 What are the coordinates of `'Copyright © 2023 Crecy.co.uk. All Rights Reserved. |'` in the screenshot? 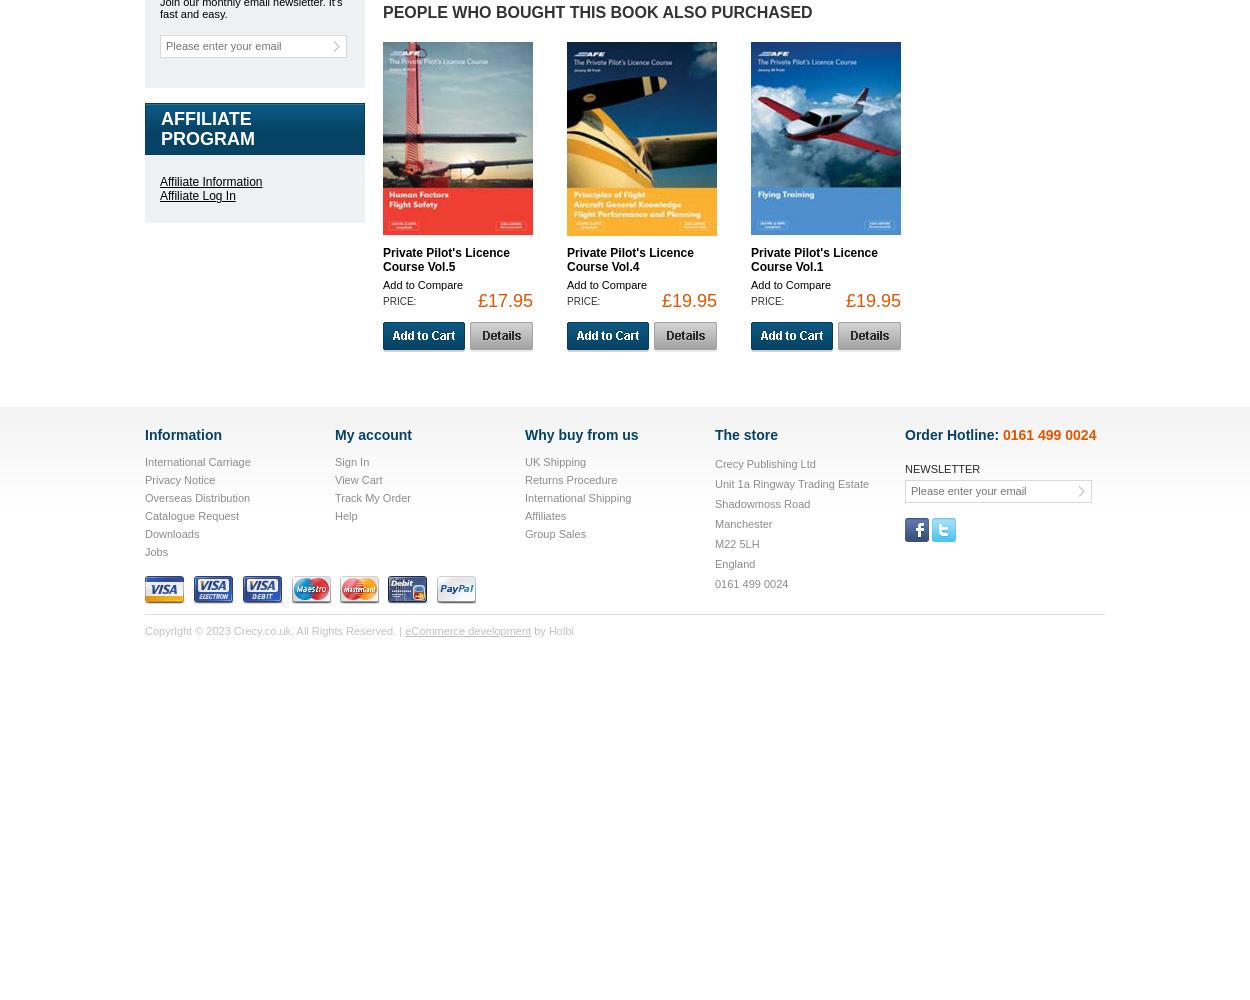 It's located at (145, 631).